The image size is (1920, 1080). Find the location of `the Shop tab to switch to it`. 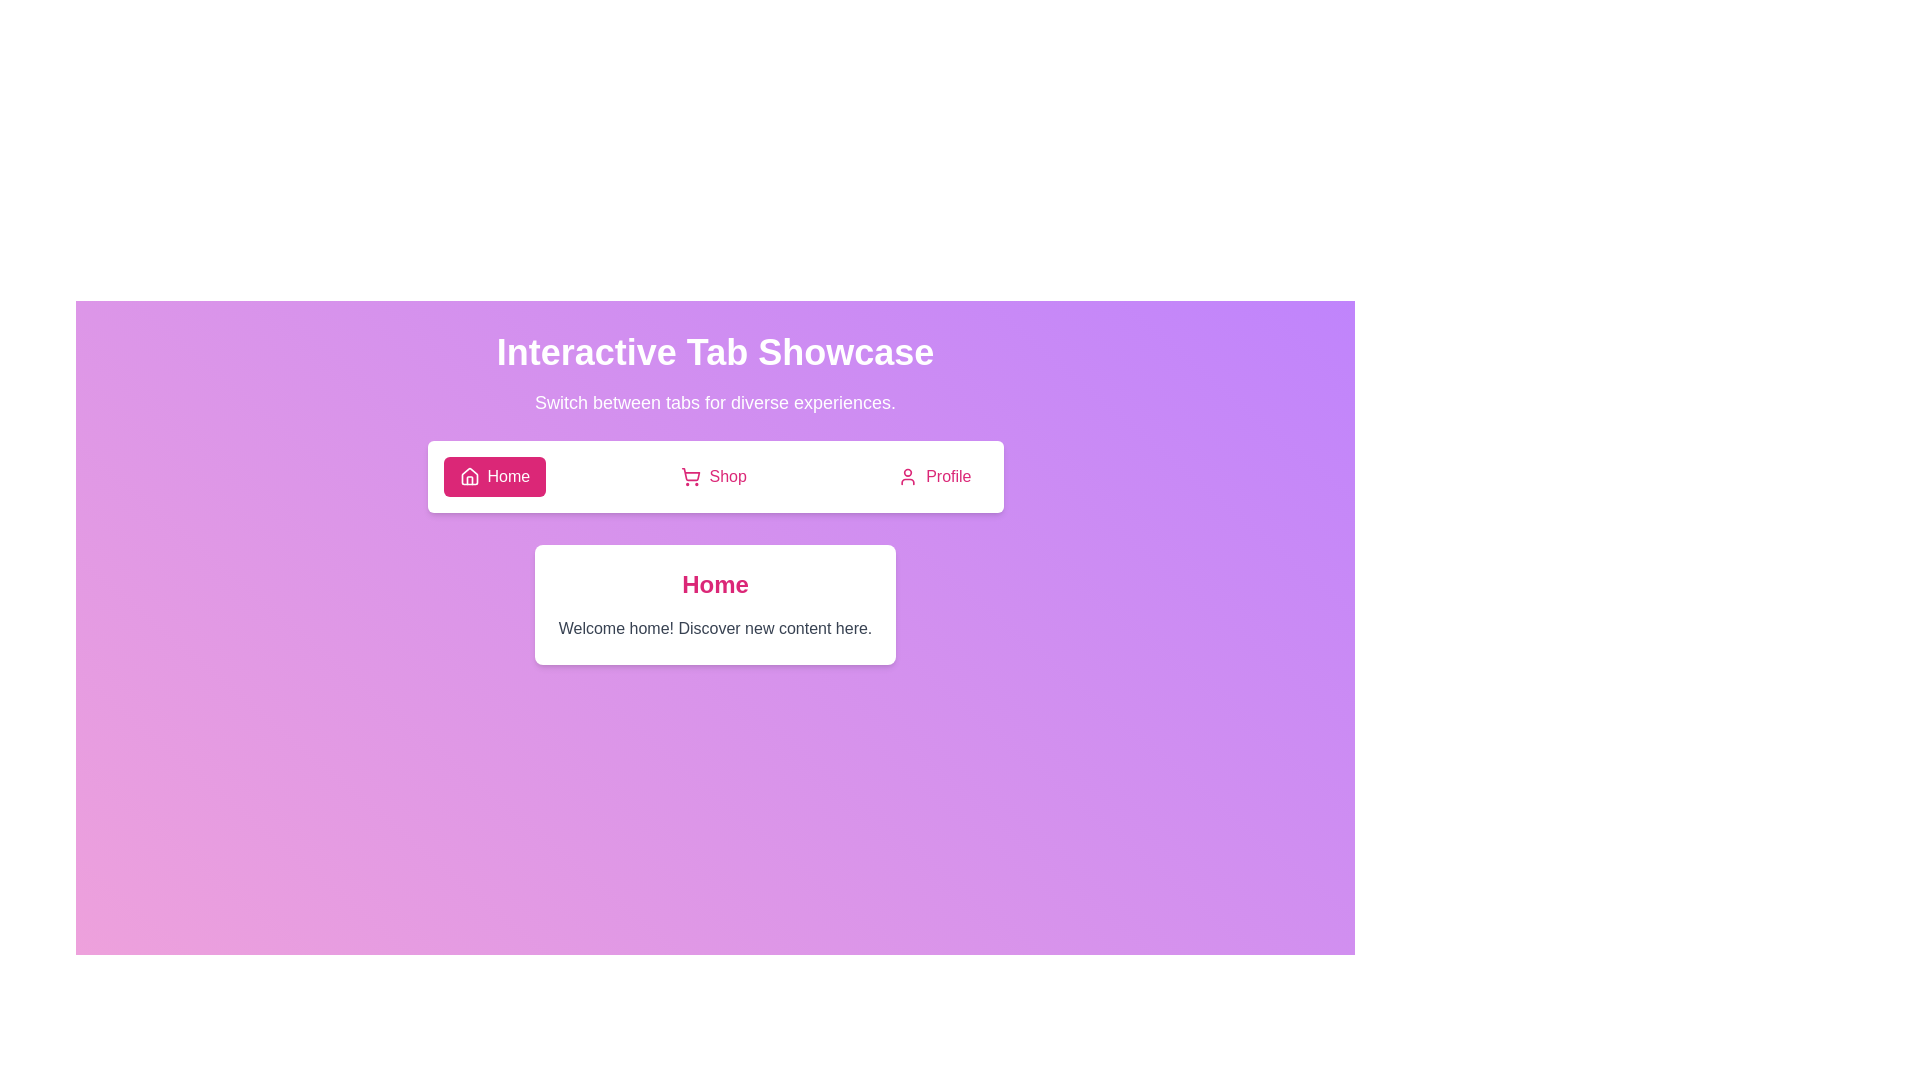

the Shop tab to switch to it is located at coordinates (714, 477).